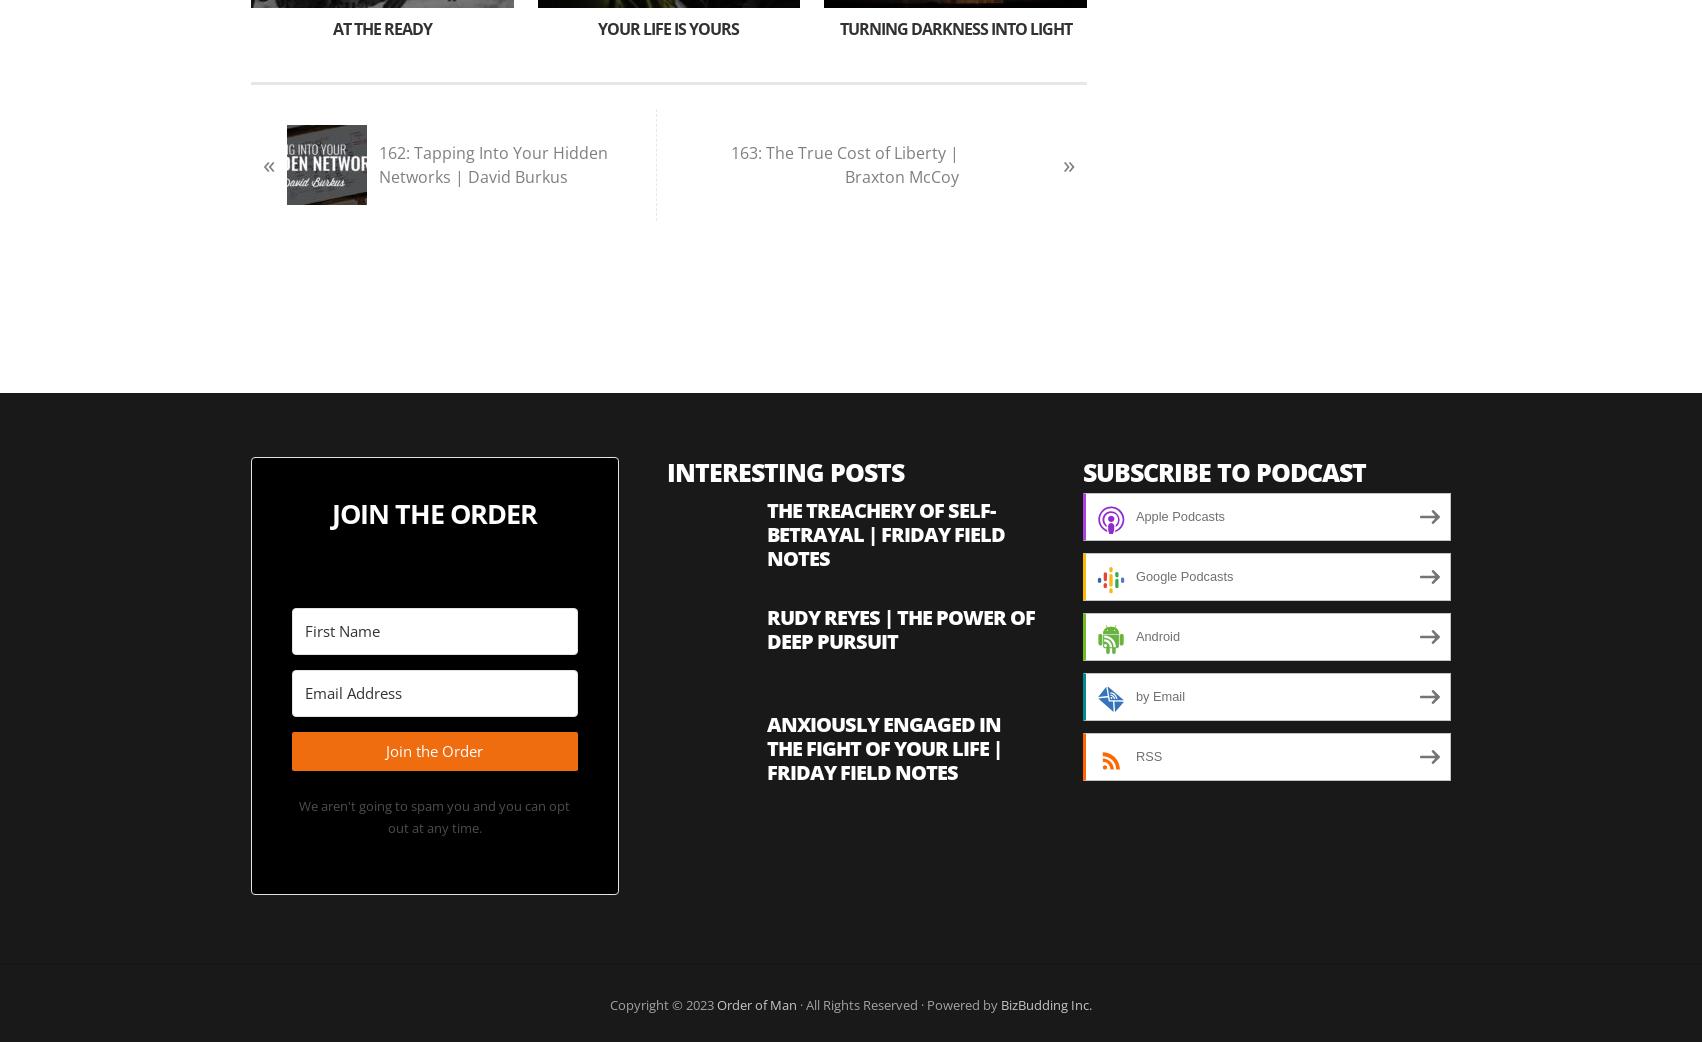 This screenshot has height=1042, width=1702. I want to click on 'by Email', so click(1135, 695).